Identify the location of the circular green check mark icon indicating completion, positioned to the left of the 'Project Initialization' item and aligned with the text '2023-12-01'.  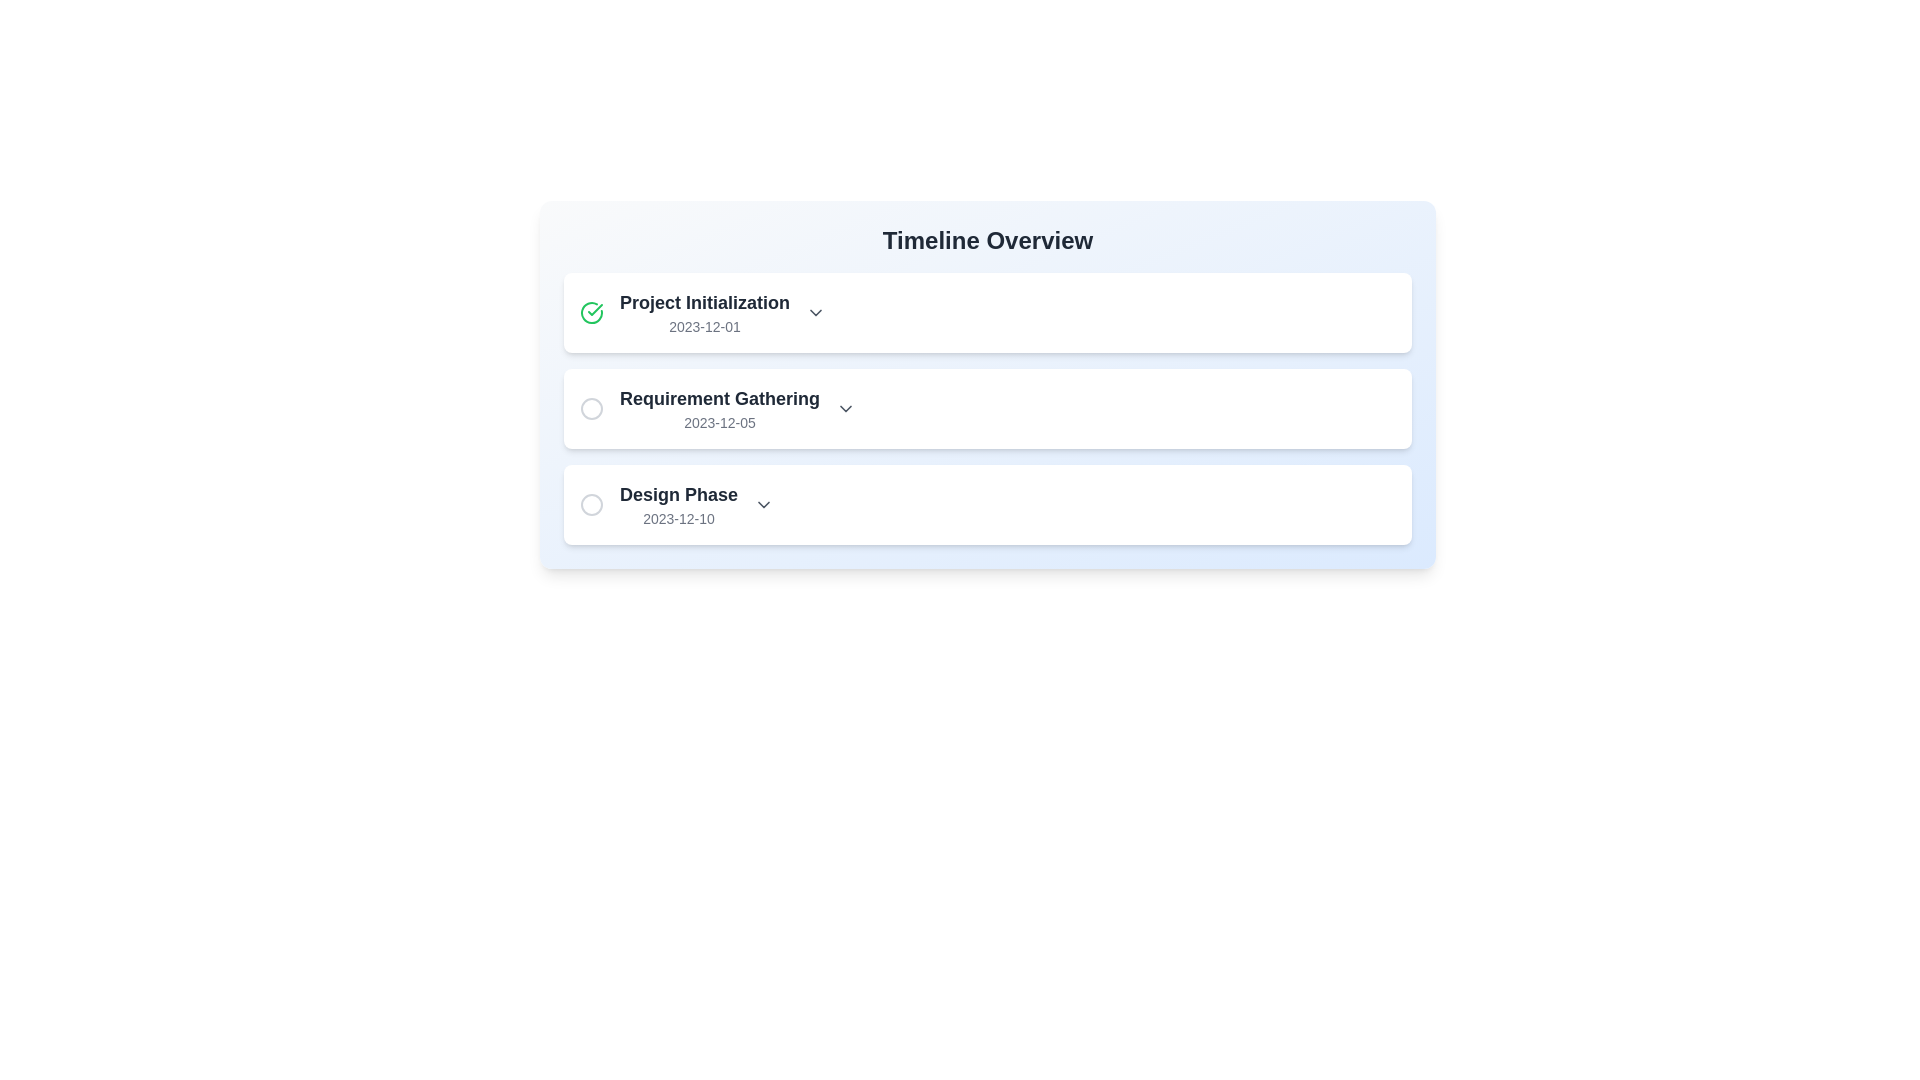
(590, 312).